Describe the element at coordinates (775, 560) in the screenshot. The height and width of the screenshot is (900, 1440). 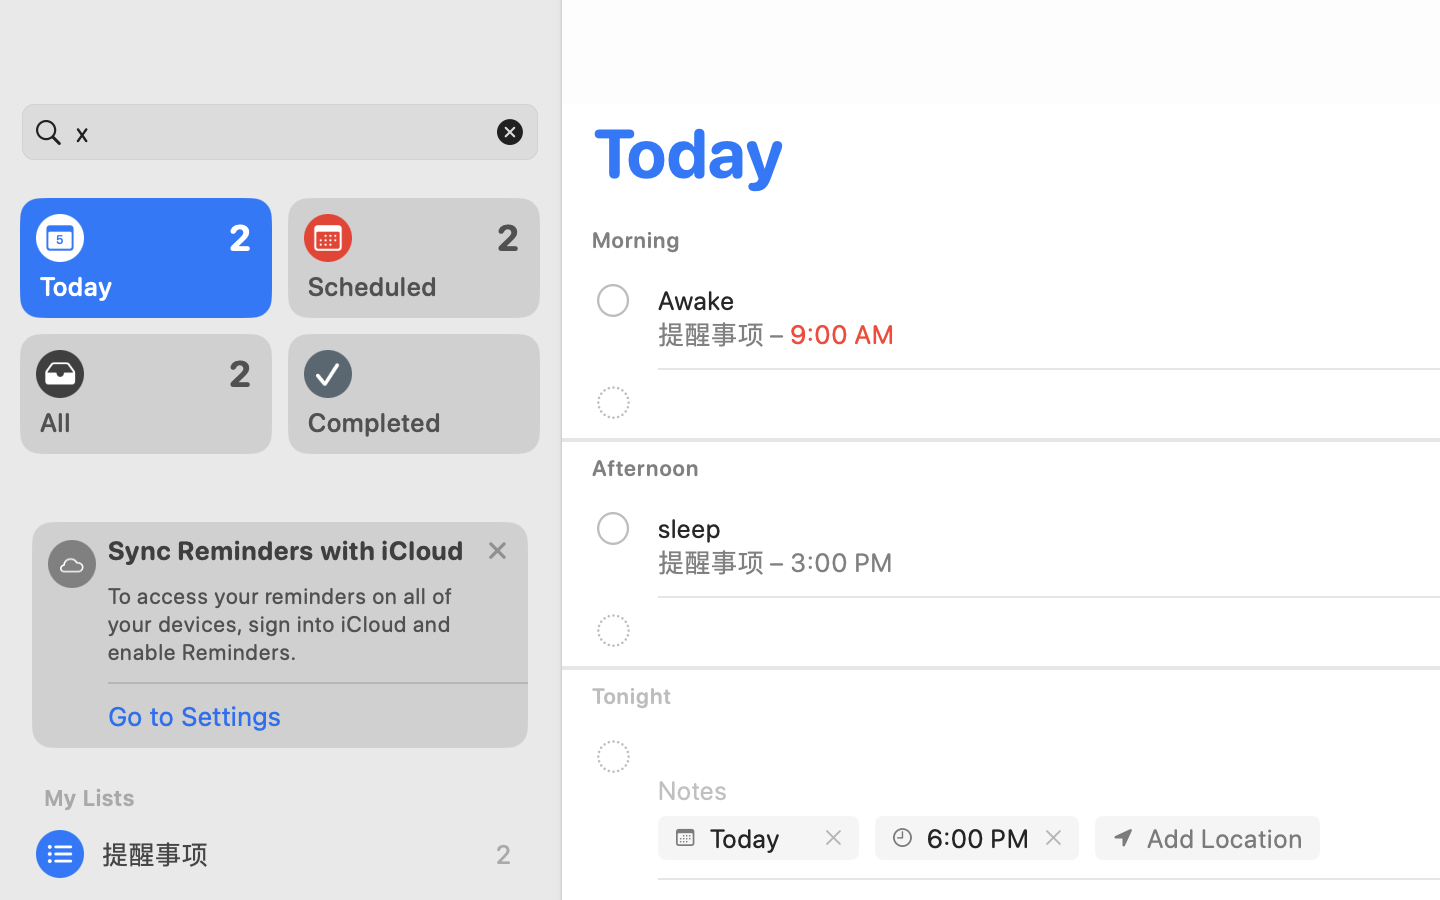
I see `'提醒事项 – 3:00 PM'` at that location.